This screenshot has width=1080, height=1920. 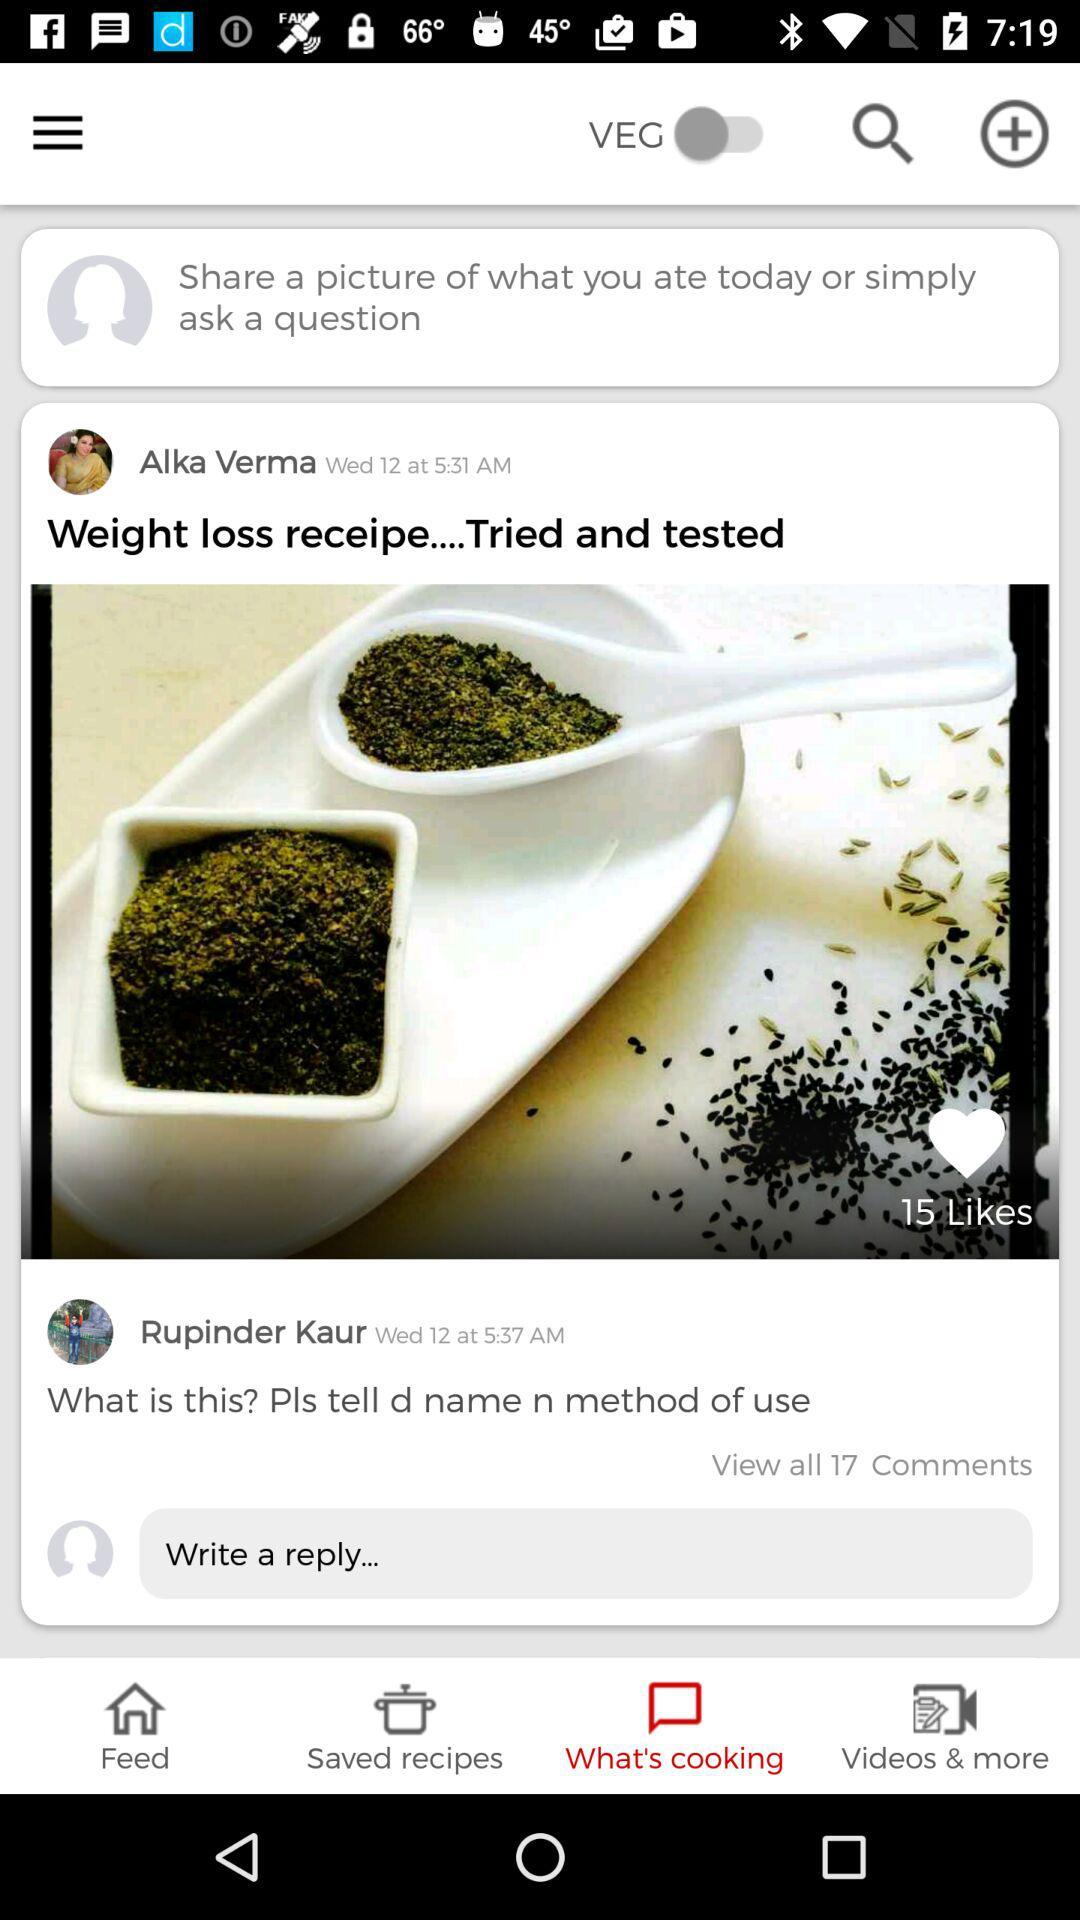 What do you see at coordinates (405, 1725) in the screenshot?
I see `icon to the left of the what's cooking` at bounding box center [405, 1725].